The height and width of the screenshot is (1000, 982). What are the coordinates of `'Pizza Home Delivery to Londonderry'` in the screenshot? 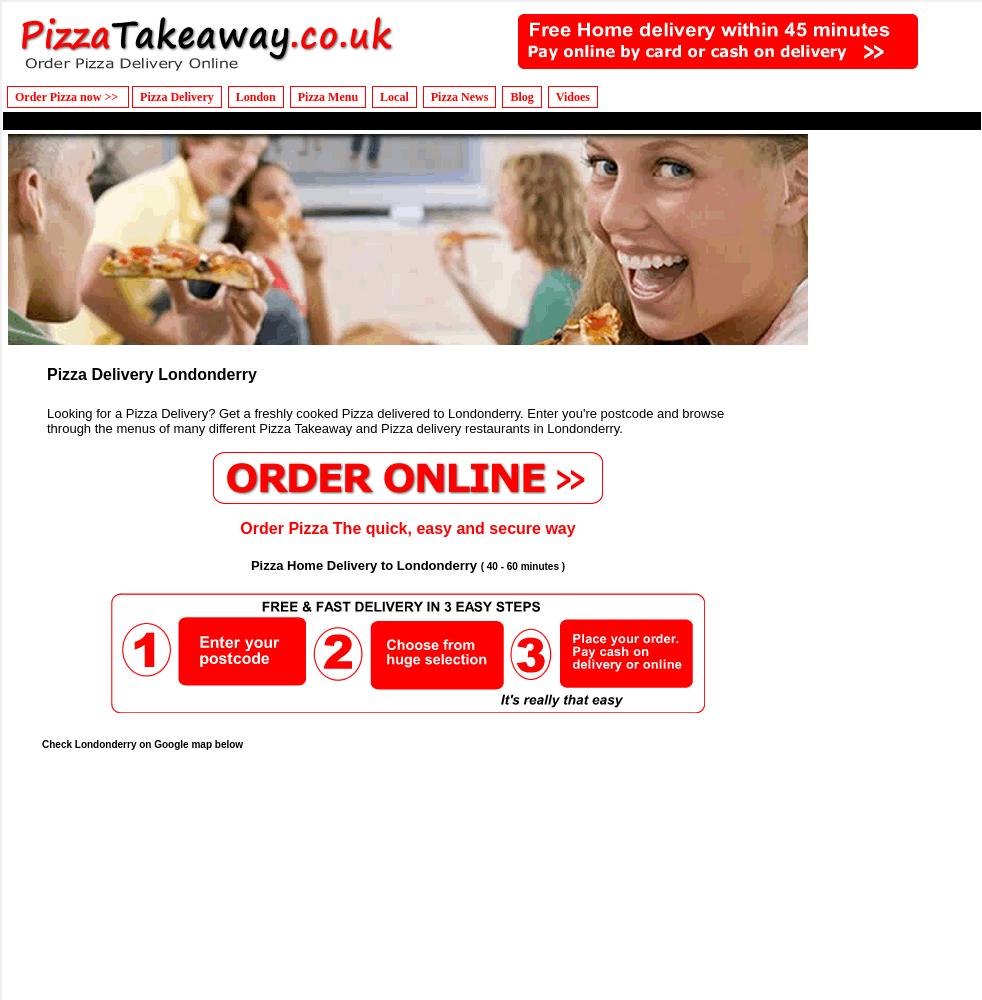 It's located at (365, 563).